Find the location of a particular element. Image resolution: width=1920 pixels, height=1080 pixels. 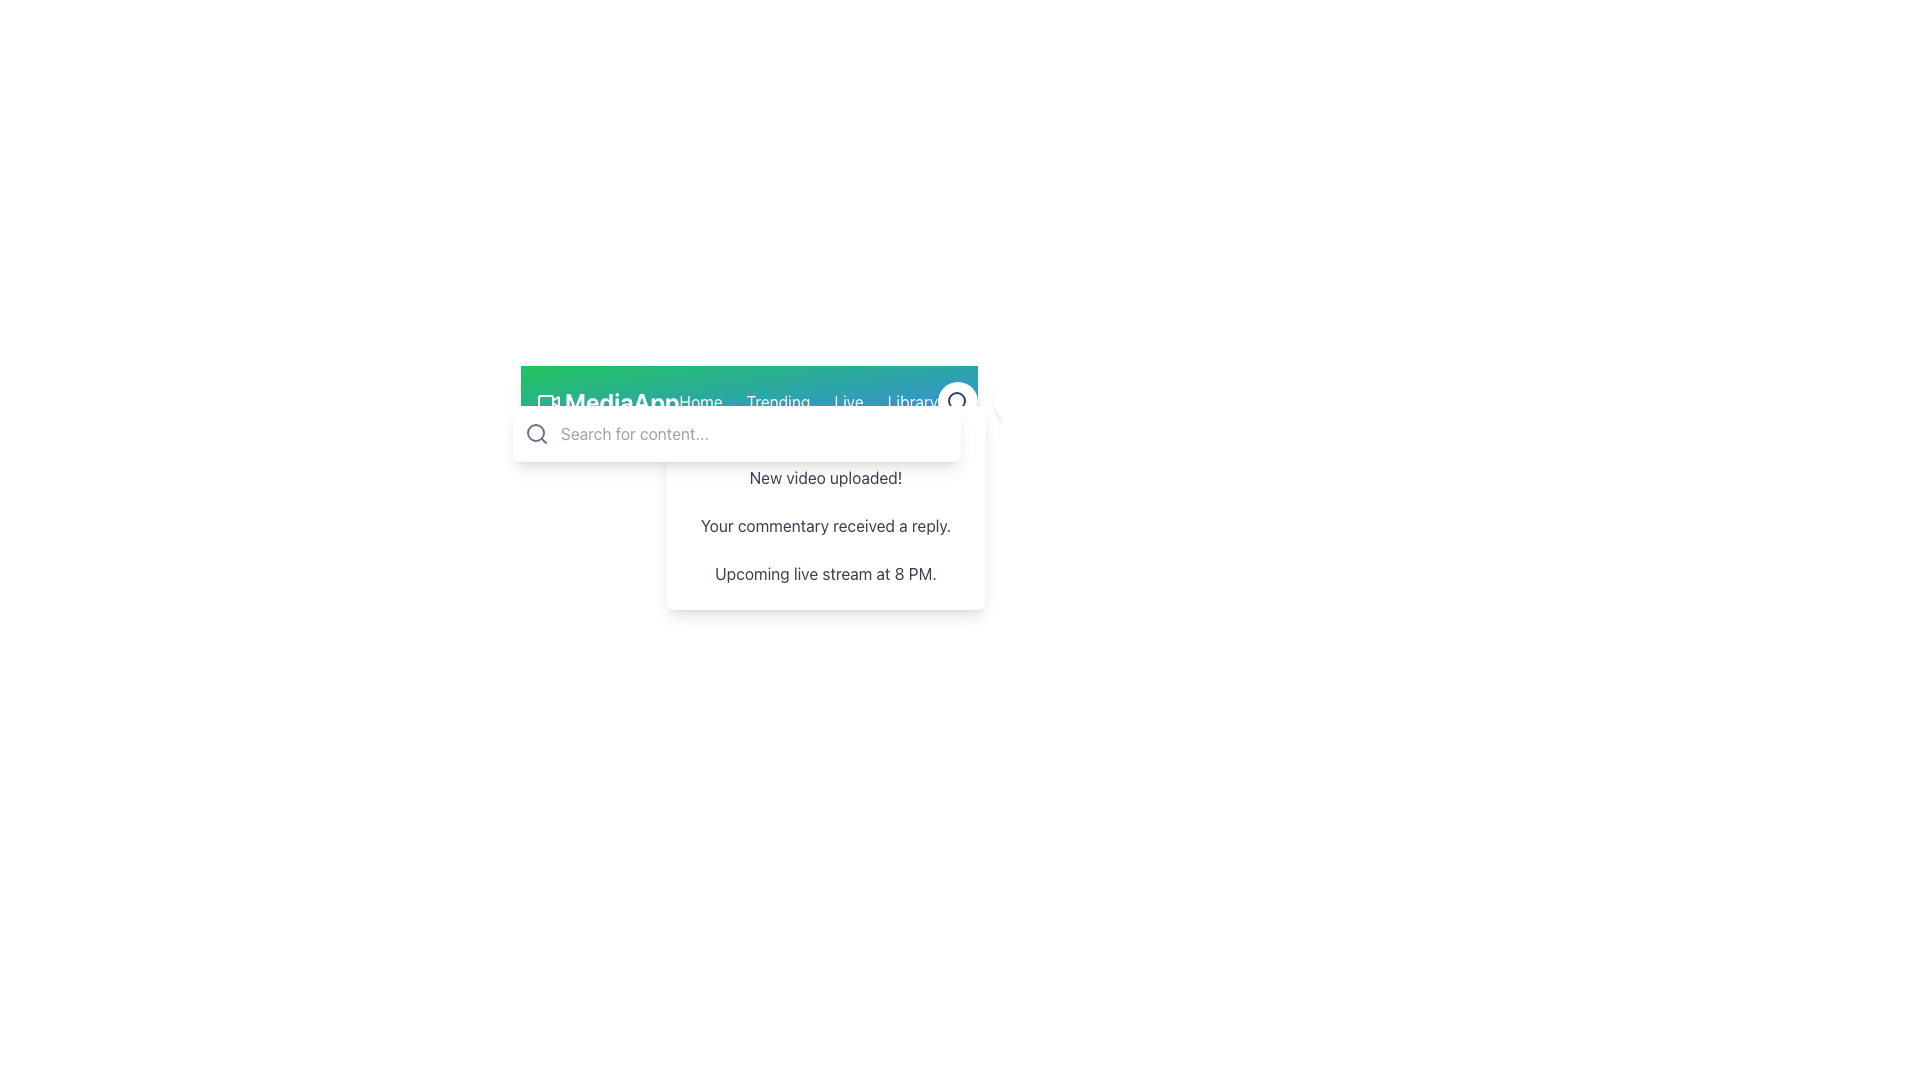

the 'Home' navigation link in the navigation bar is located at coordinates (701, 401).